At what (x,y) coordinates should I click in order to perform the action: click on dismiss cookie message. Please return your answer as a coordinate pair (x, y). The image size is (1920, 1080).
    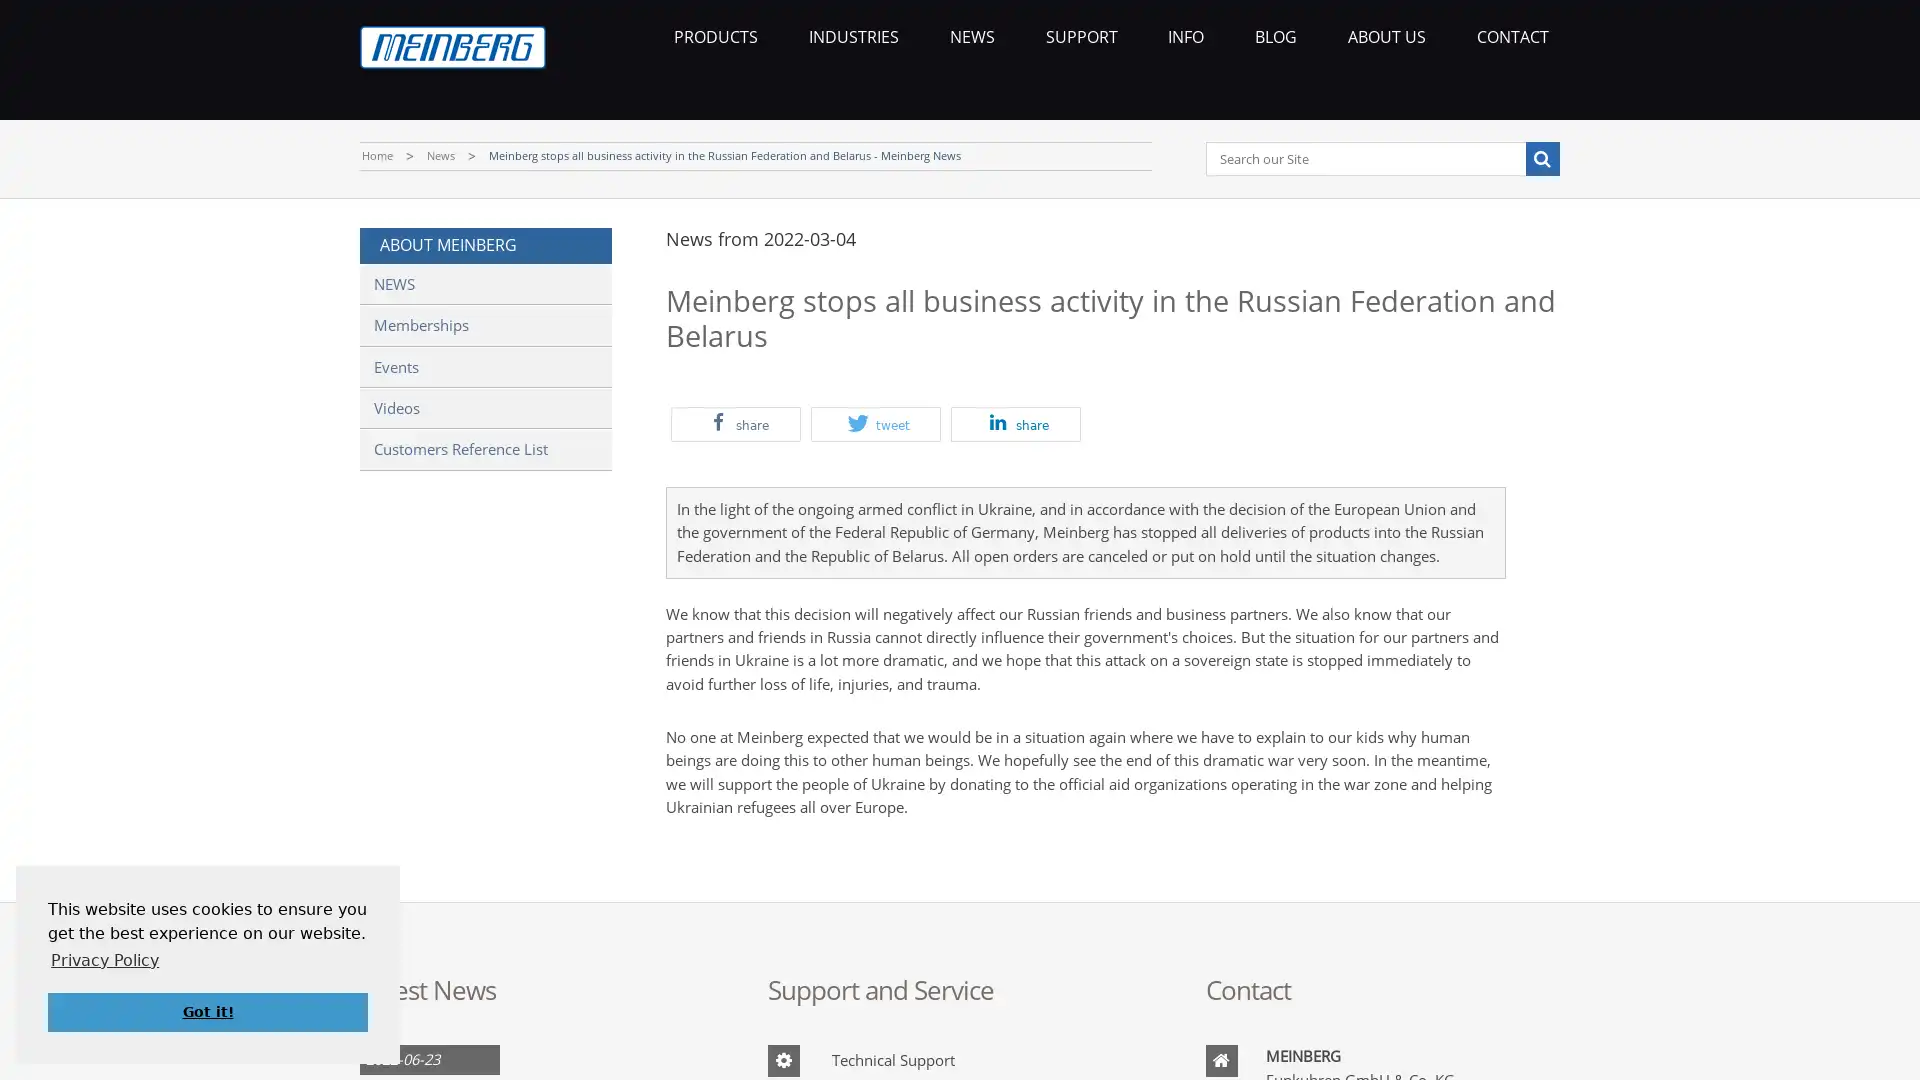
    Looking at the image, I should click on (207, 1011).